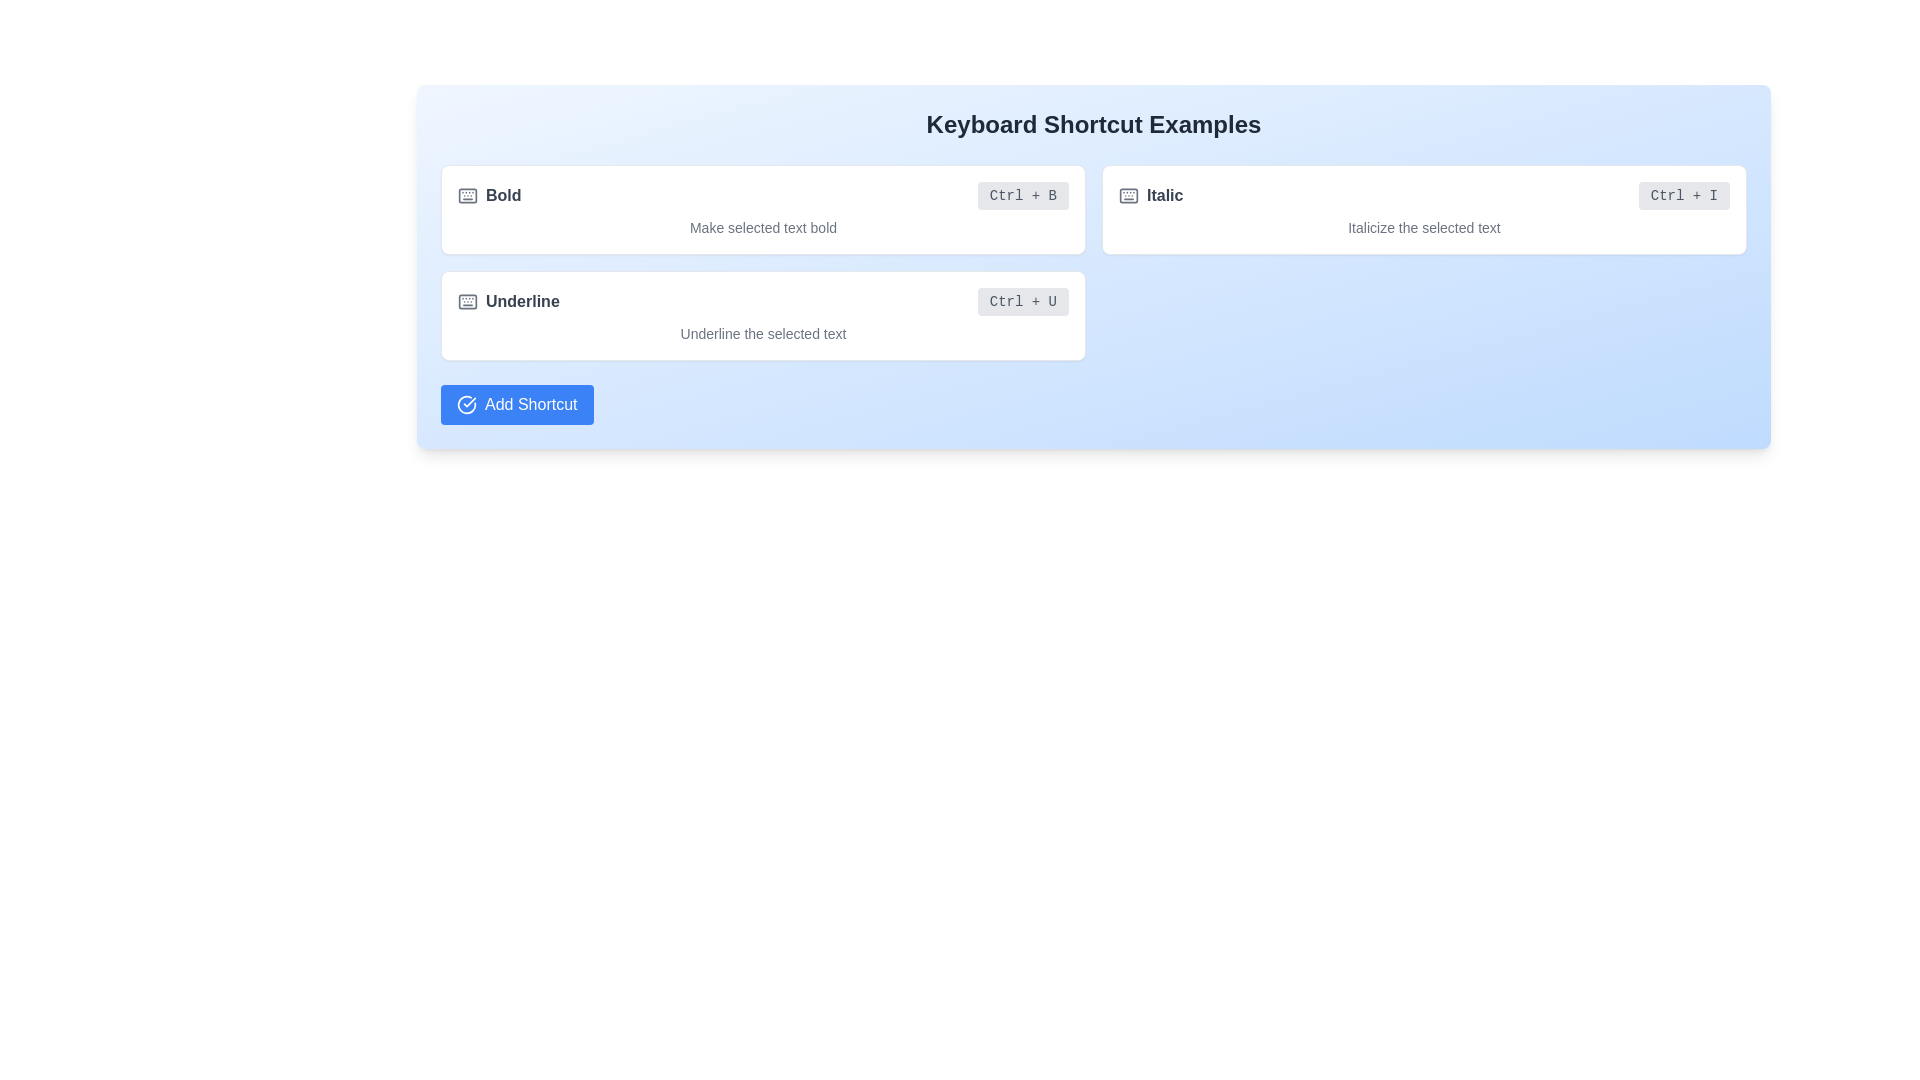 The height and width of the screenshot is (1080, 1920). What do you see at coordinates (1128, 196) in the screenshot?
I see `the graphical icon resembling a small keyboard, which is styled in grayscale and located immediately to the left of the 'Italic' label` at bounding box center [1128, 196].